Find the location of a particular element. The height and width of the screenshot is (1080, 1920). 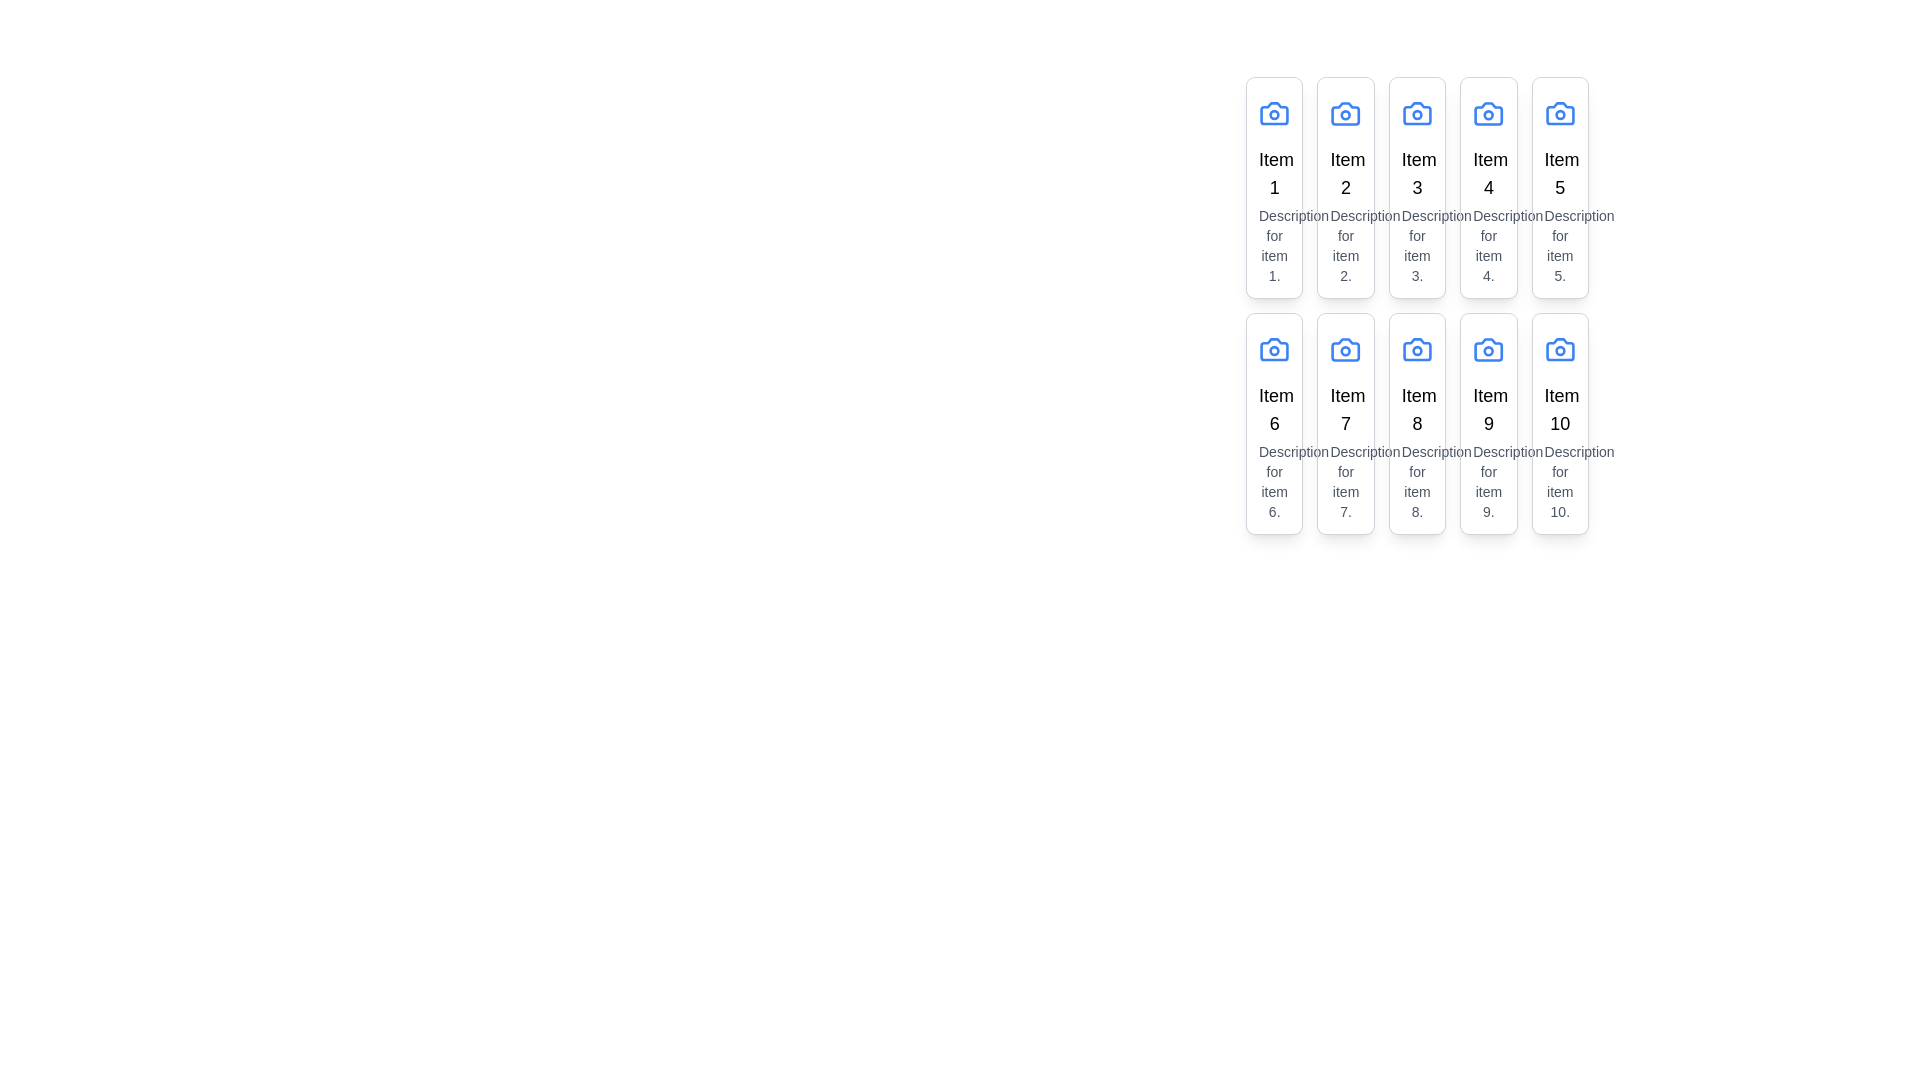

the visual indicator icon representing an image or media-related feature located in the top portion of the 'Item 10' box in the second row and fifth column of the grid layout is located at coordinates (1559, 349).